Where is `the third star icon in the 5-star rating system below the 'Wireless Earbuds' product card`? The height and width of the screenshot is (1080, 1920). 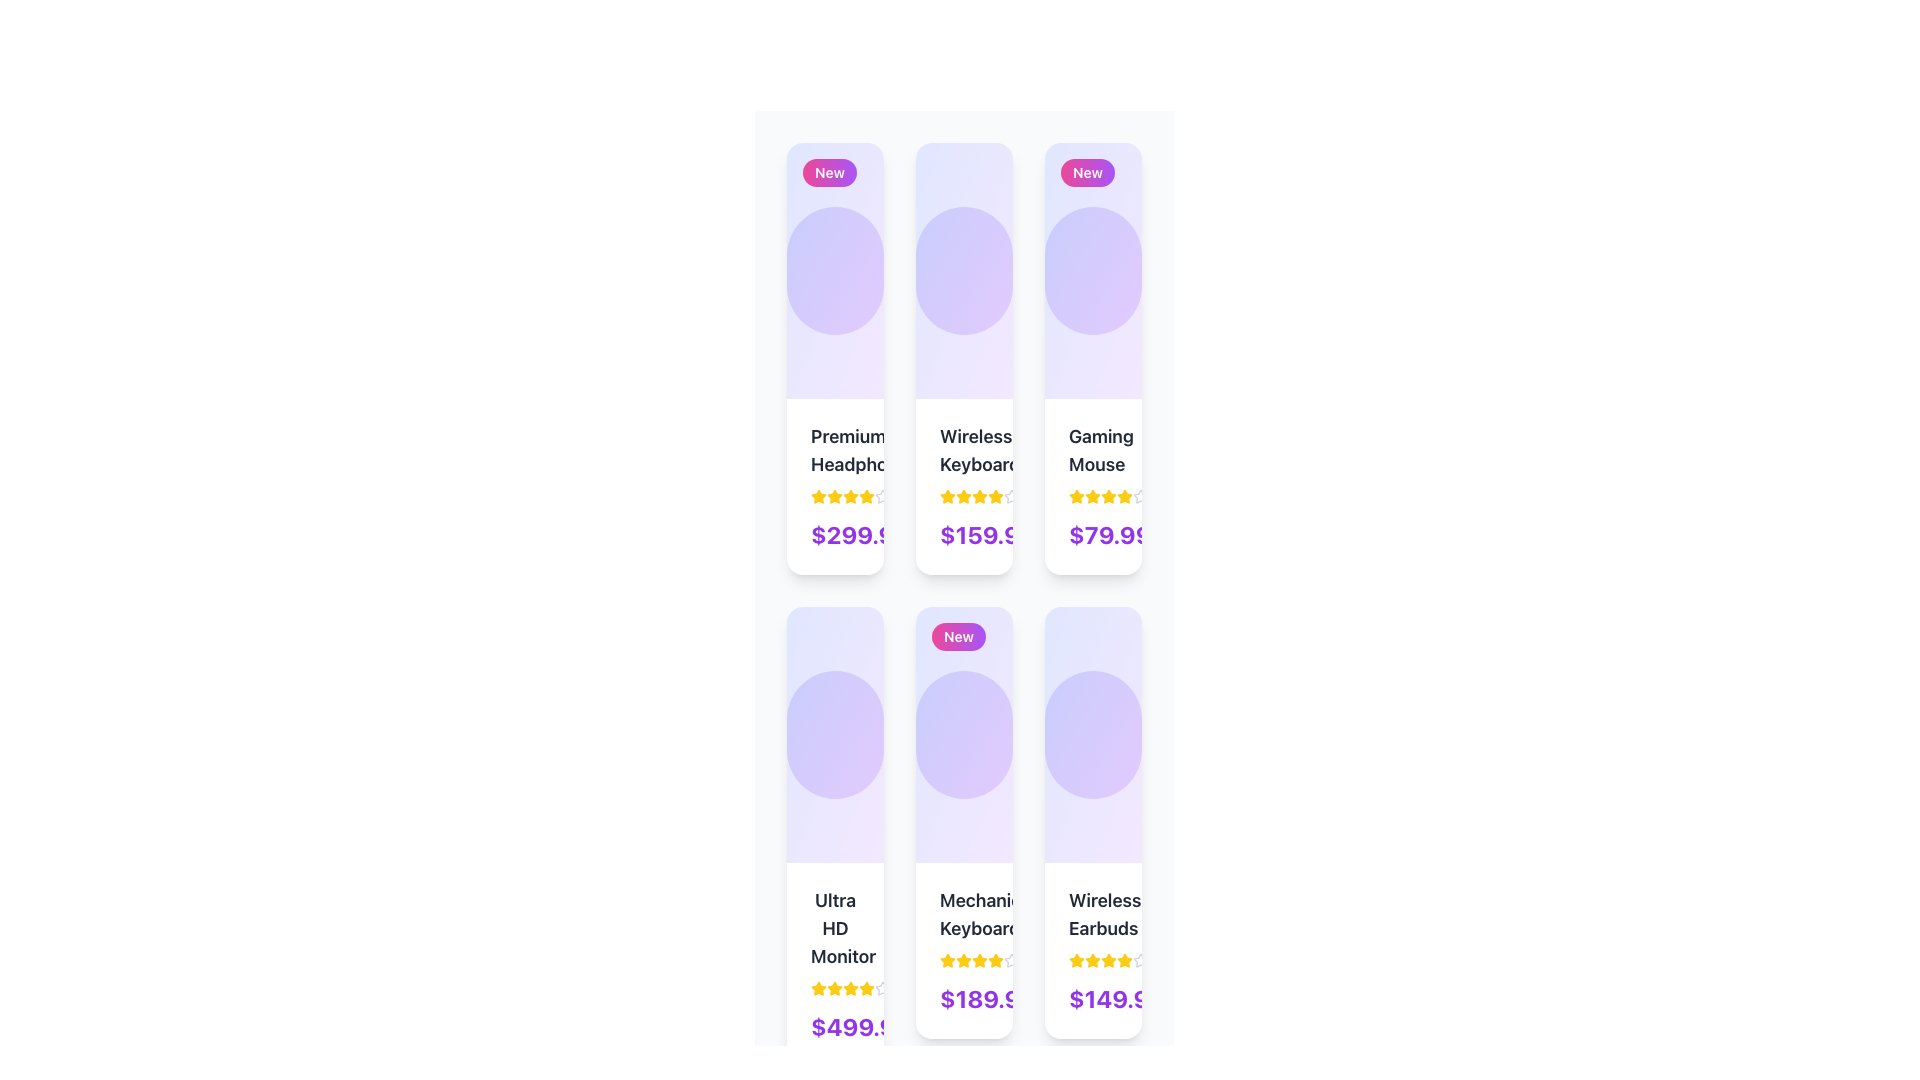
the third star icon in the 5-star rating system below the 'Wireless Earbuds' product card is located at coordinates (1092, 959).